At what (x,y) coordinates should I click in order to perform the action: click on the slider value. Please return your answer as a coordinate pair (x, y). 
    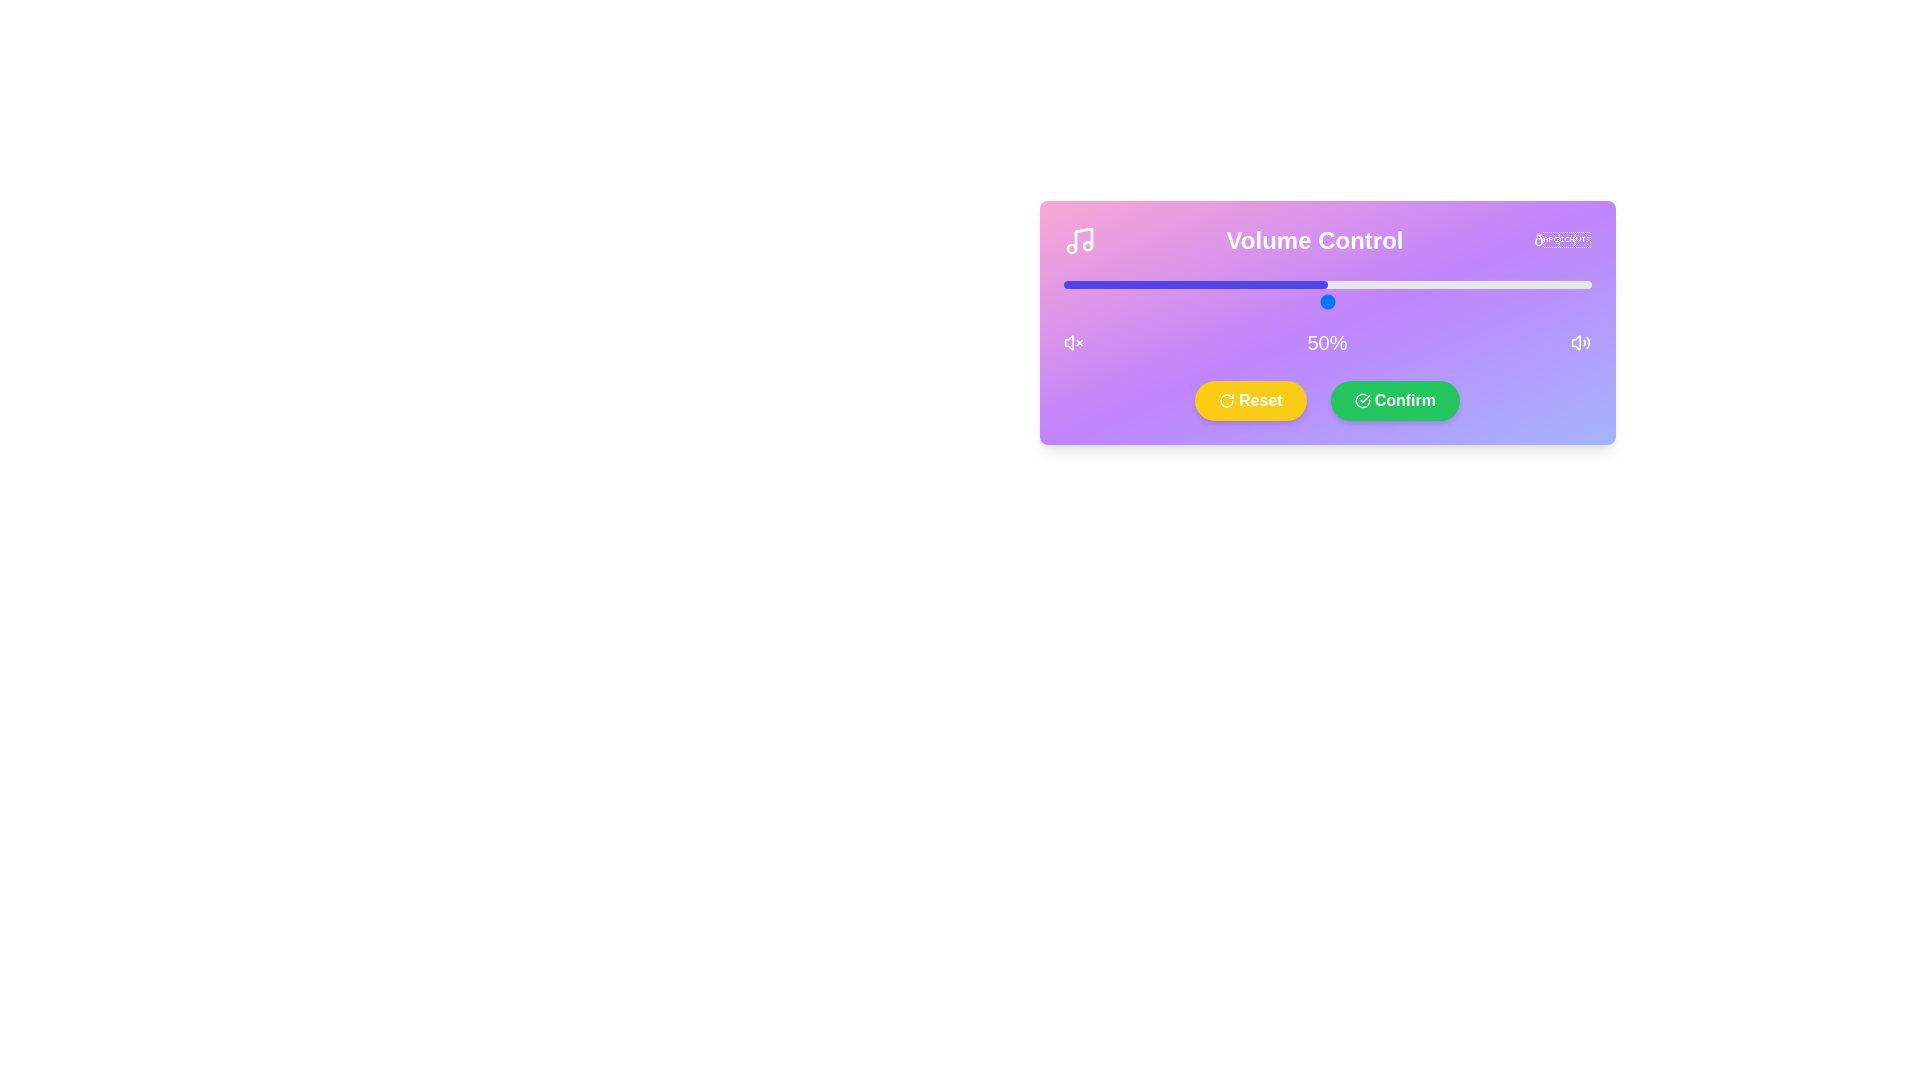
    Looking at the image, I should click on (1110, 285).